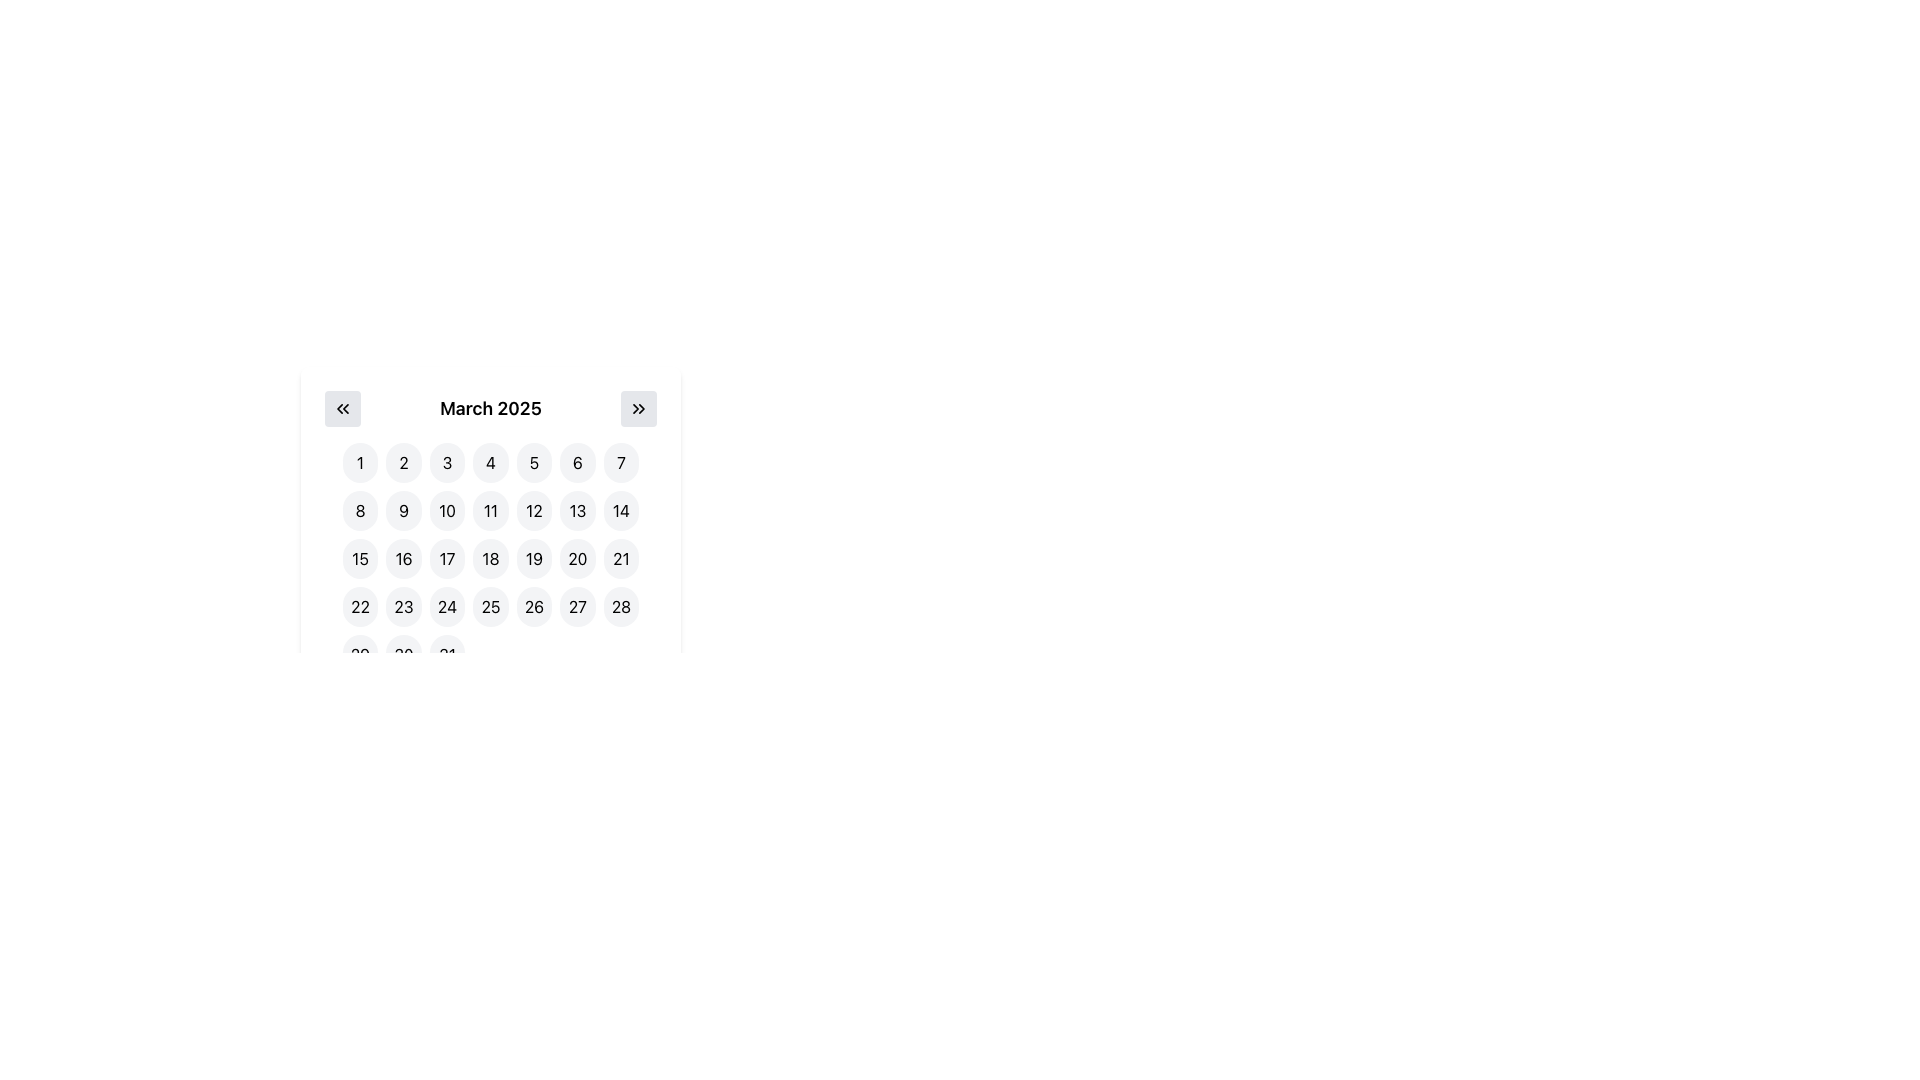 This screenshot has width=1920, height=1080. Describe the element at coordinates (490, 559) in the screenshot. I see `the date button in the calendar grid for March 2025` at that location.